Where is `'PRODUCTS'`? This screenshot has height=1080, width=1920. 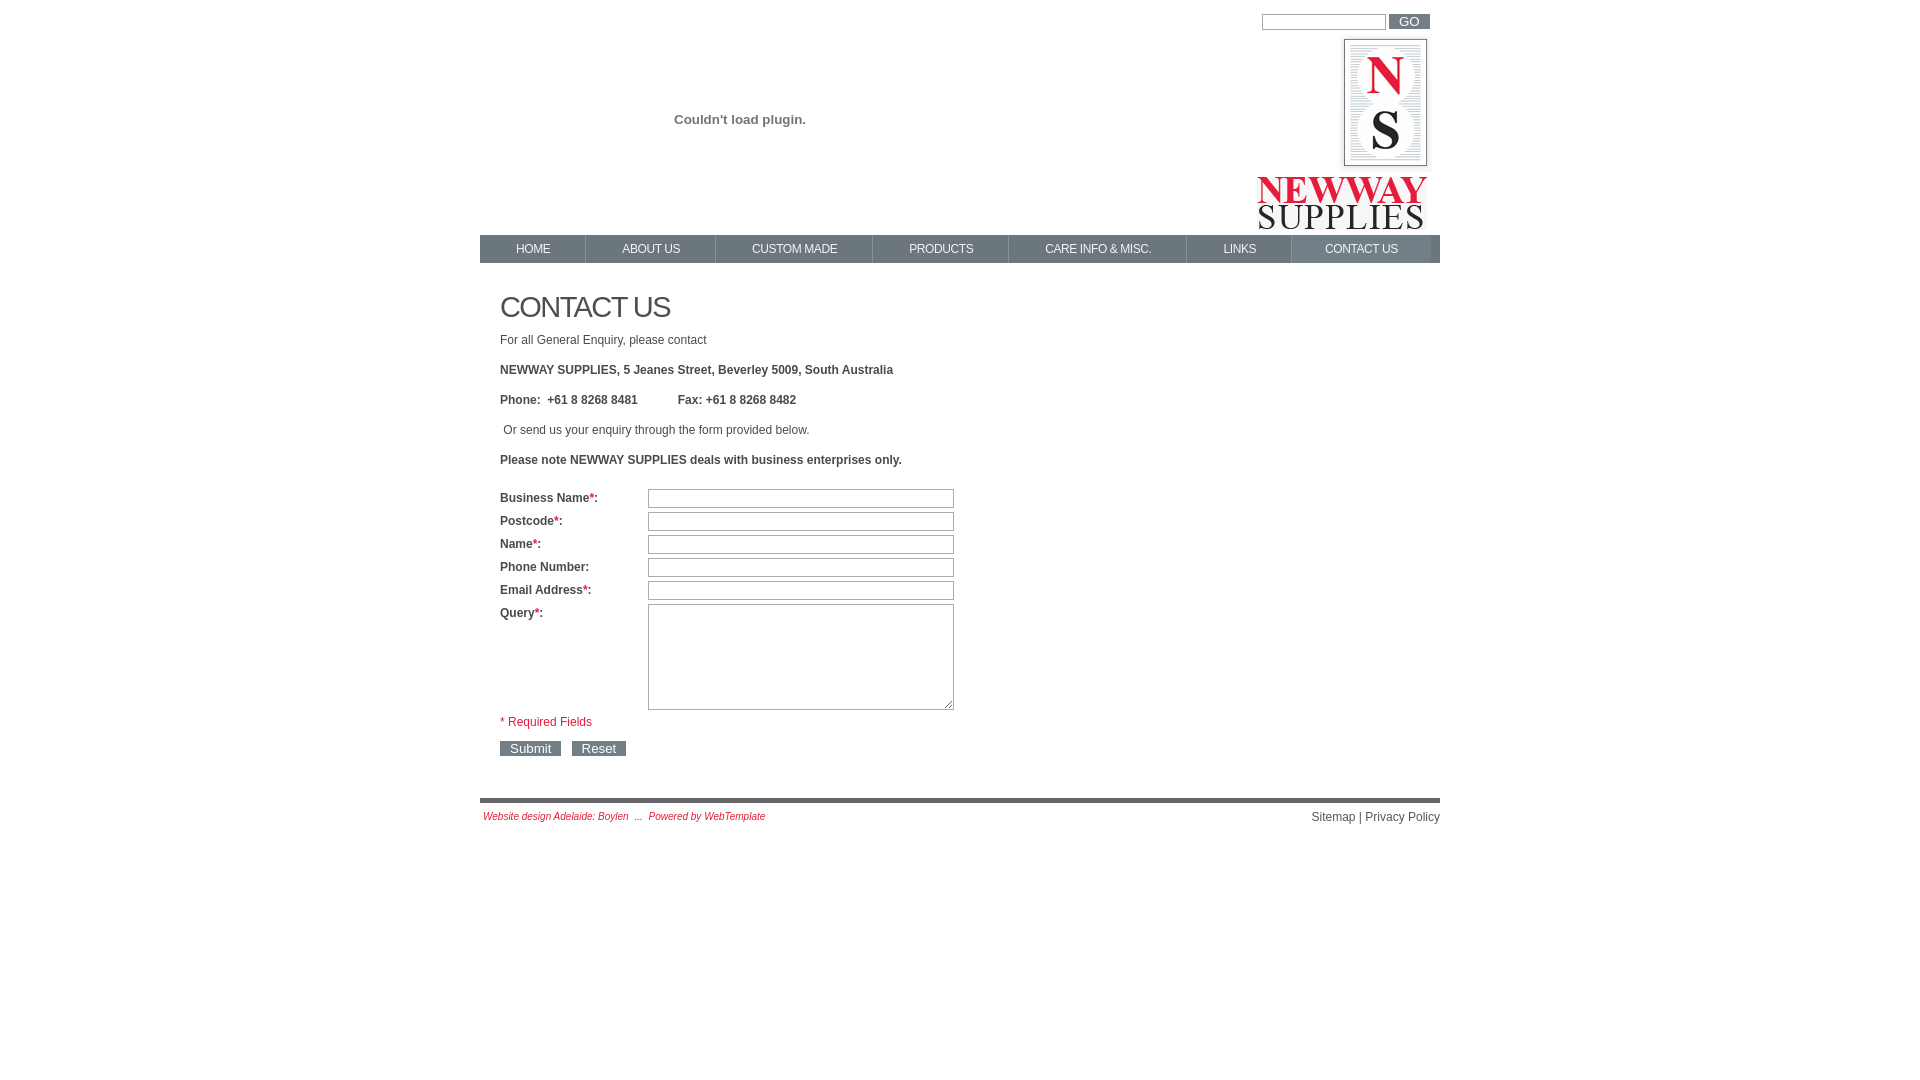 'PRODUCTS' is located at coordinates (873, 248).